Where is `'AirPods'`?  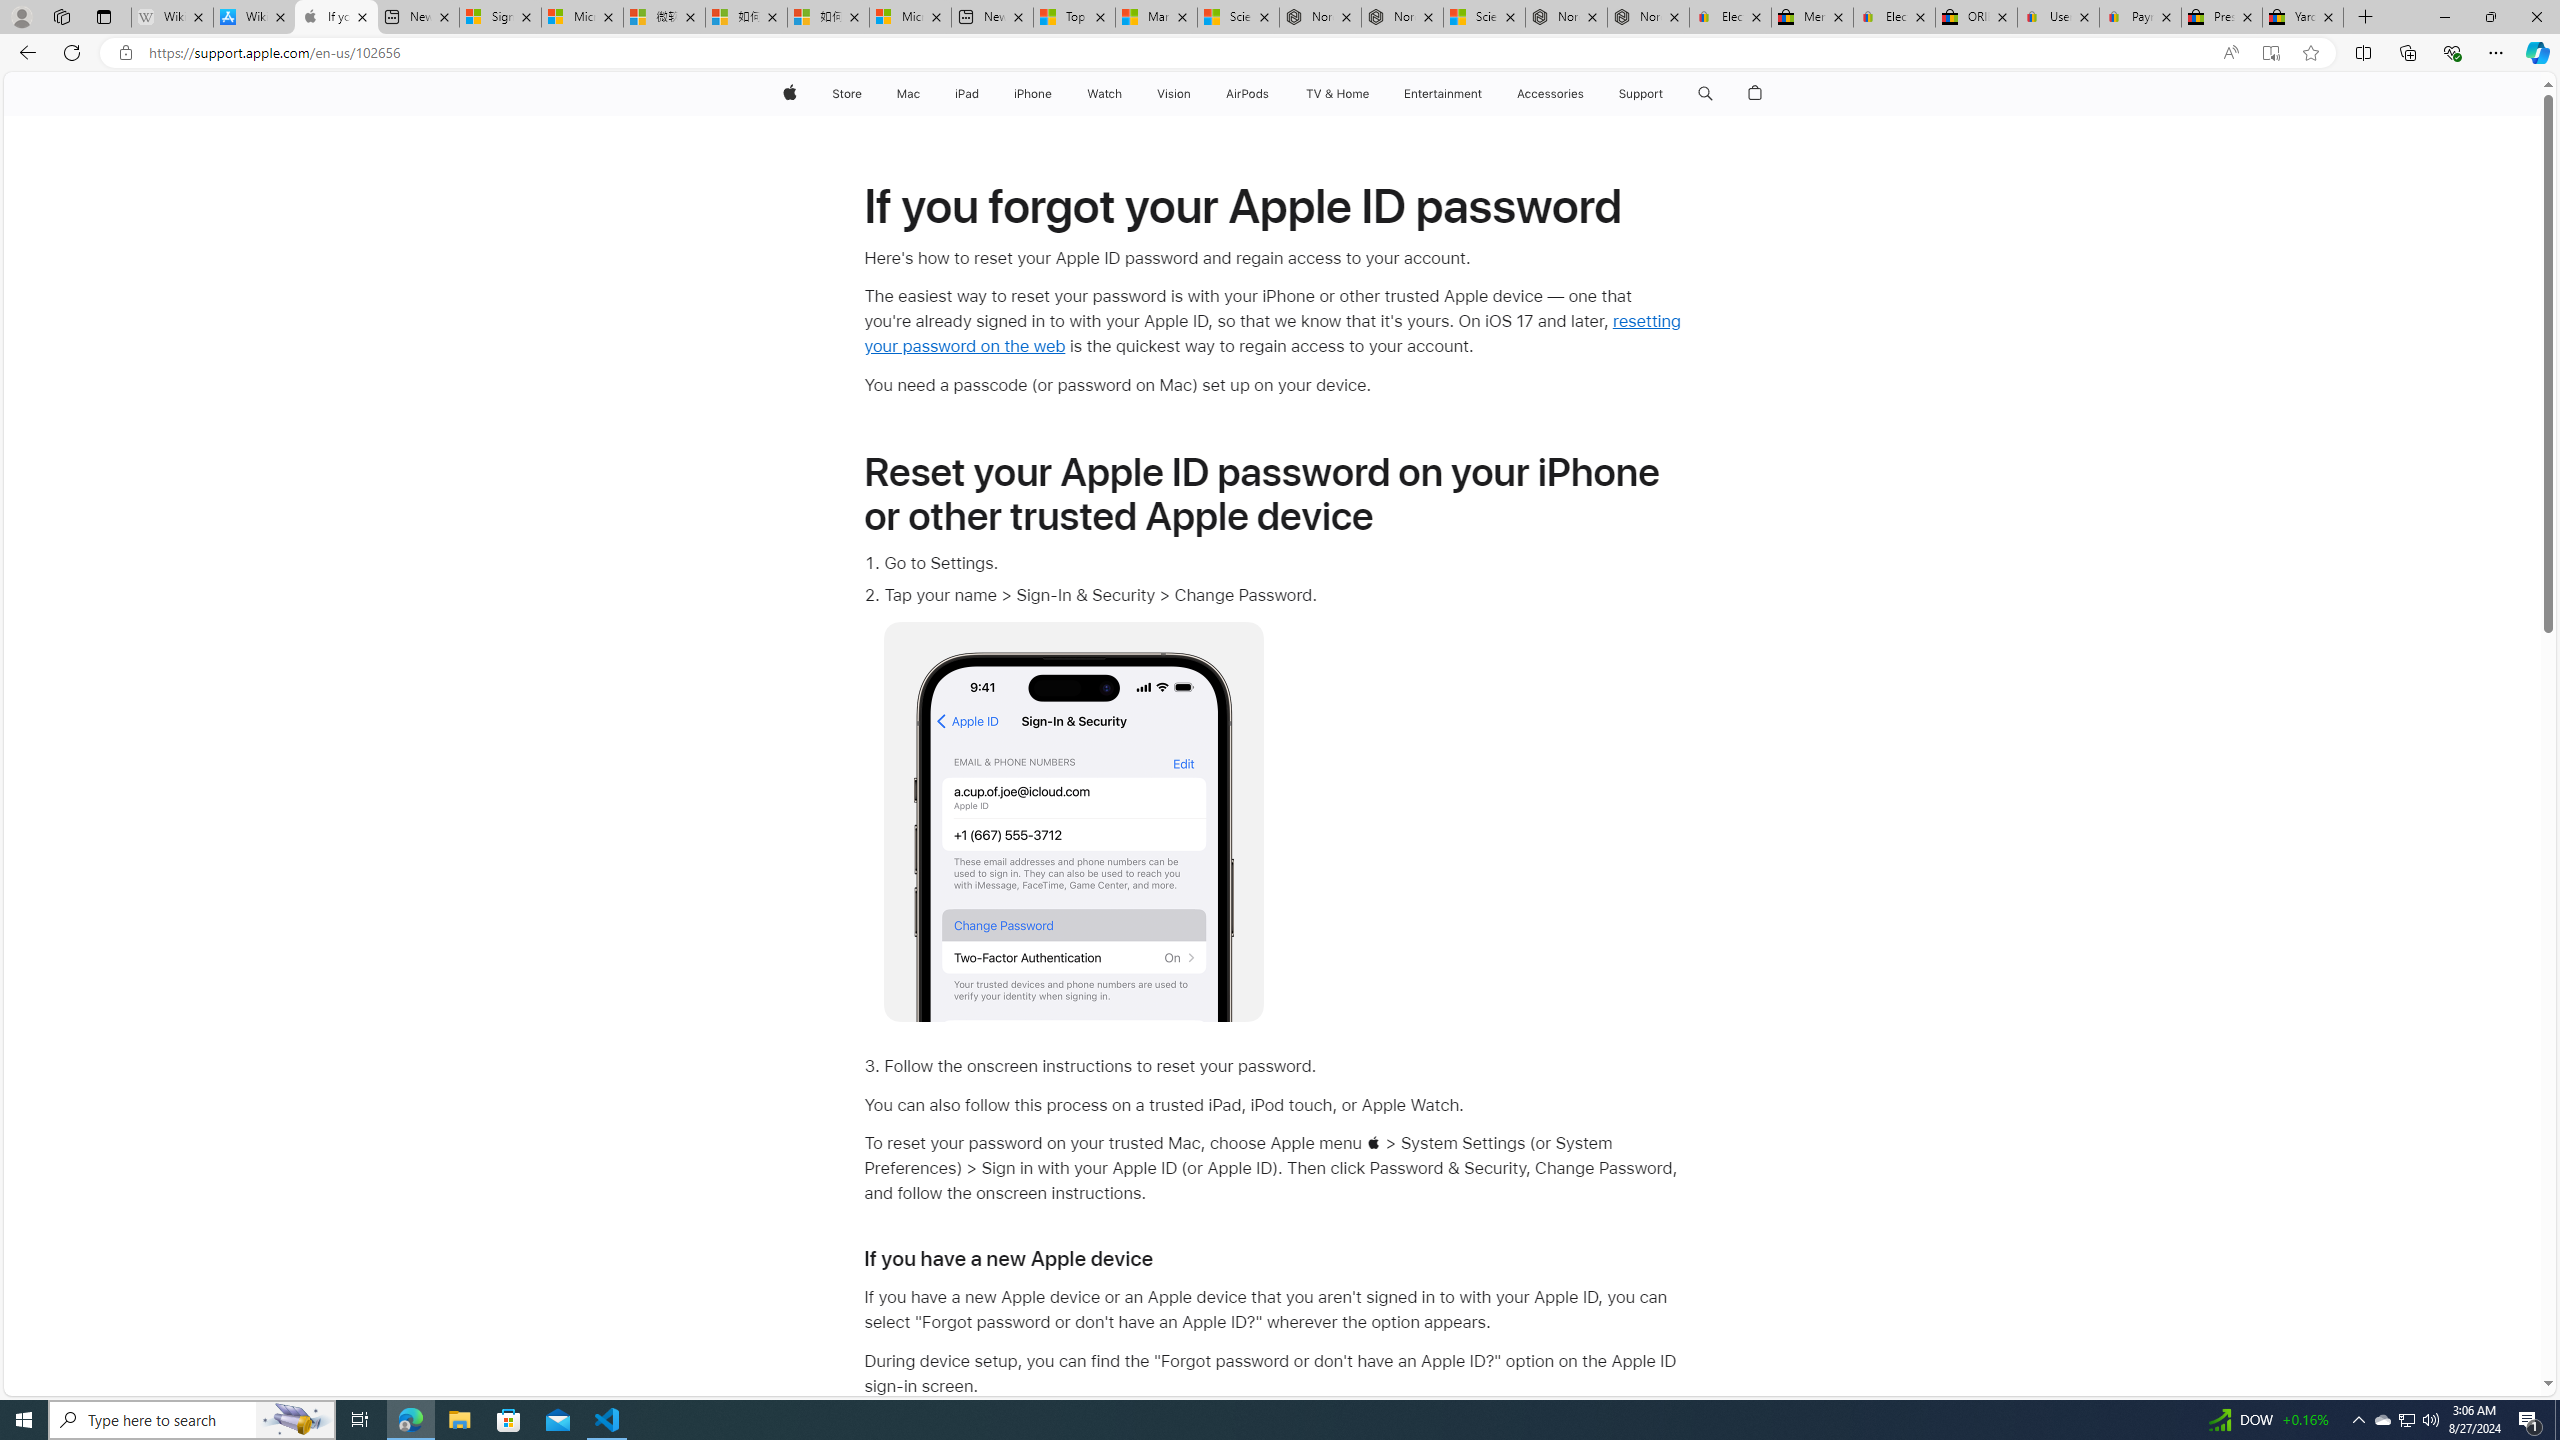 'AirPods' is located at coordinates (1247, 93).